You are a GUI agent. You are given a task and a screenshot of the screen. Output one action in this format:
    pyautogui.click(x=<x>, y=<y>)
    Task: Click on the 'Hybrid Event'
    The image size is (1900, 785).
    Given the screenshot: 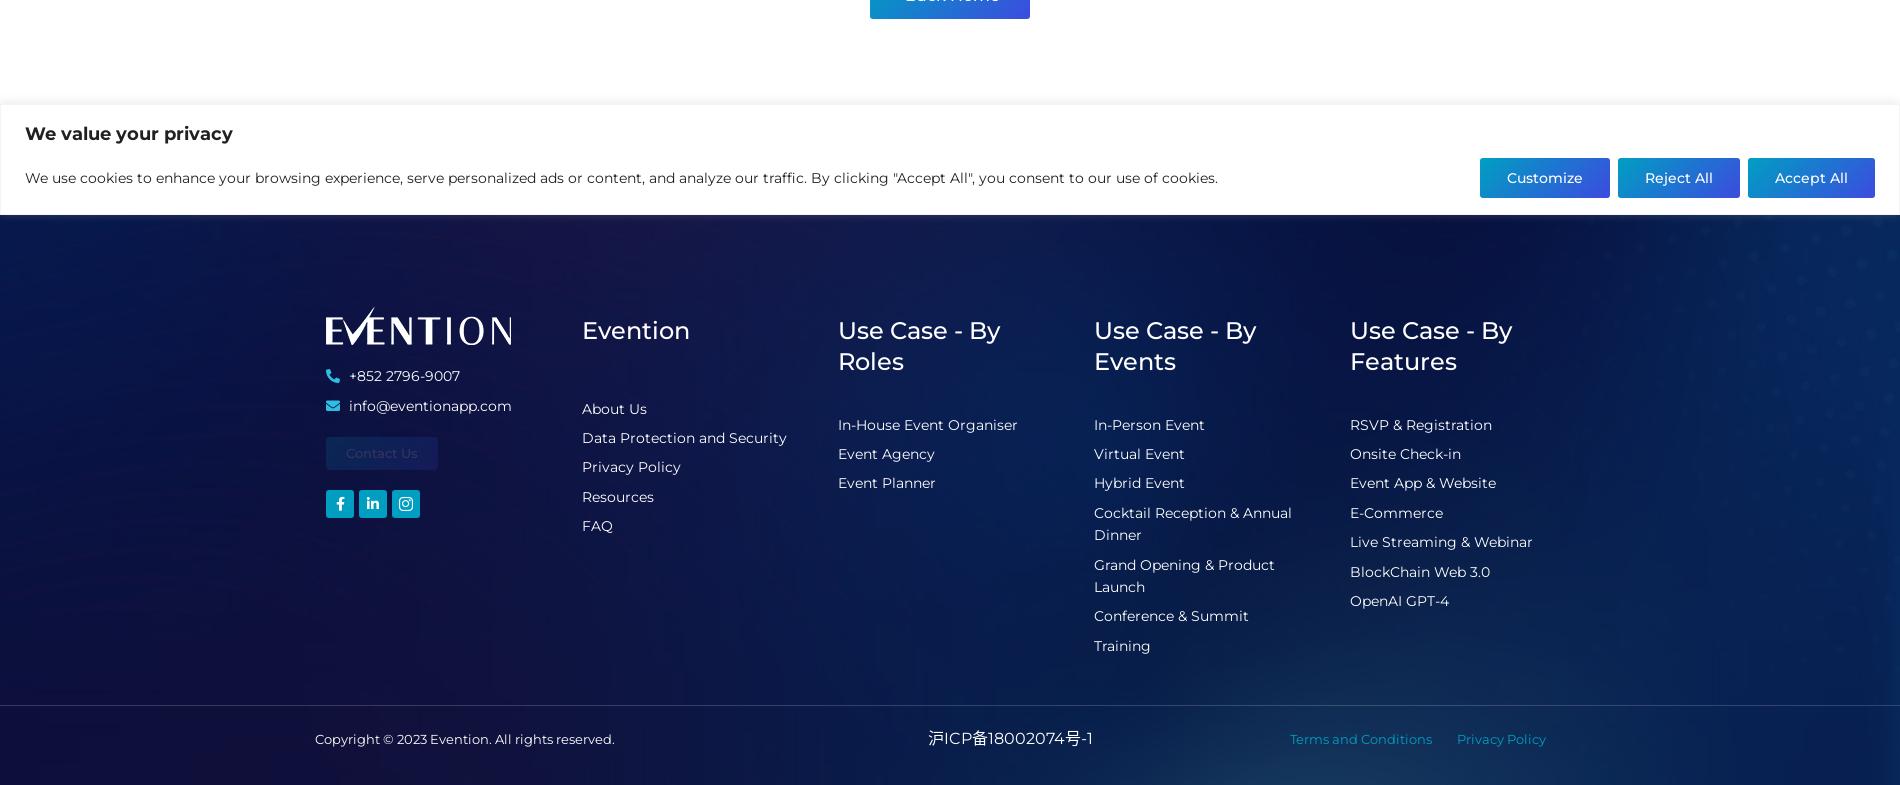 What is the action you would take?
    pyautogui.click(x=1139, y=483)
    